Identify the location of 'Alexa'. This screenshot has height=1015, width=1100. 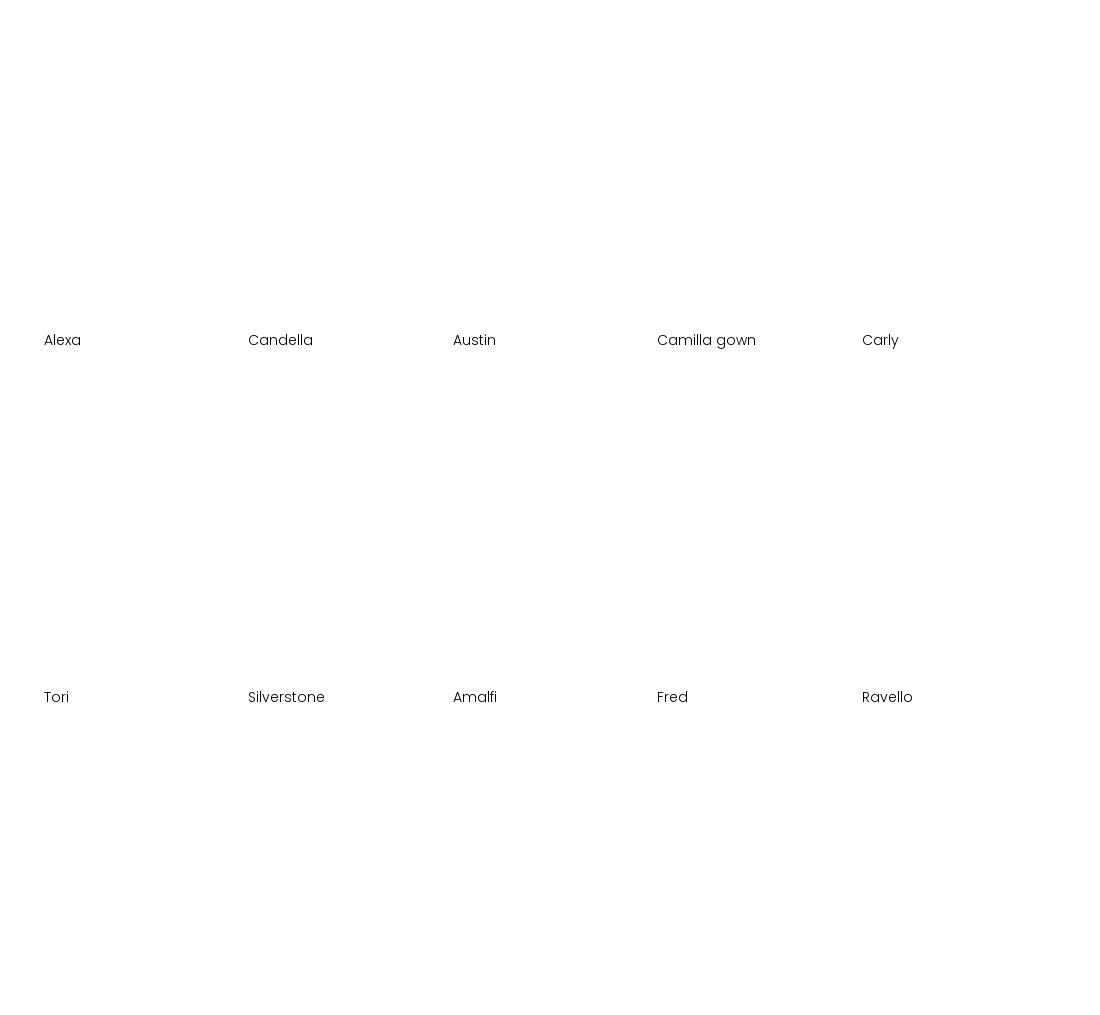
(61, 338).